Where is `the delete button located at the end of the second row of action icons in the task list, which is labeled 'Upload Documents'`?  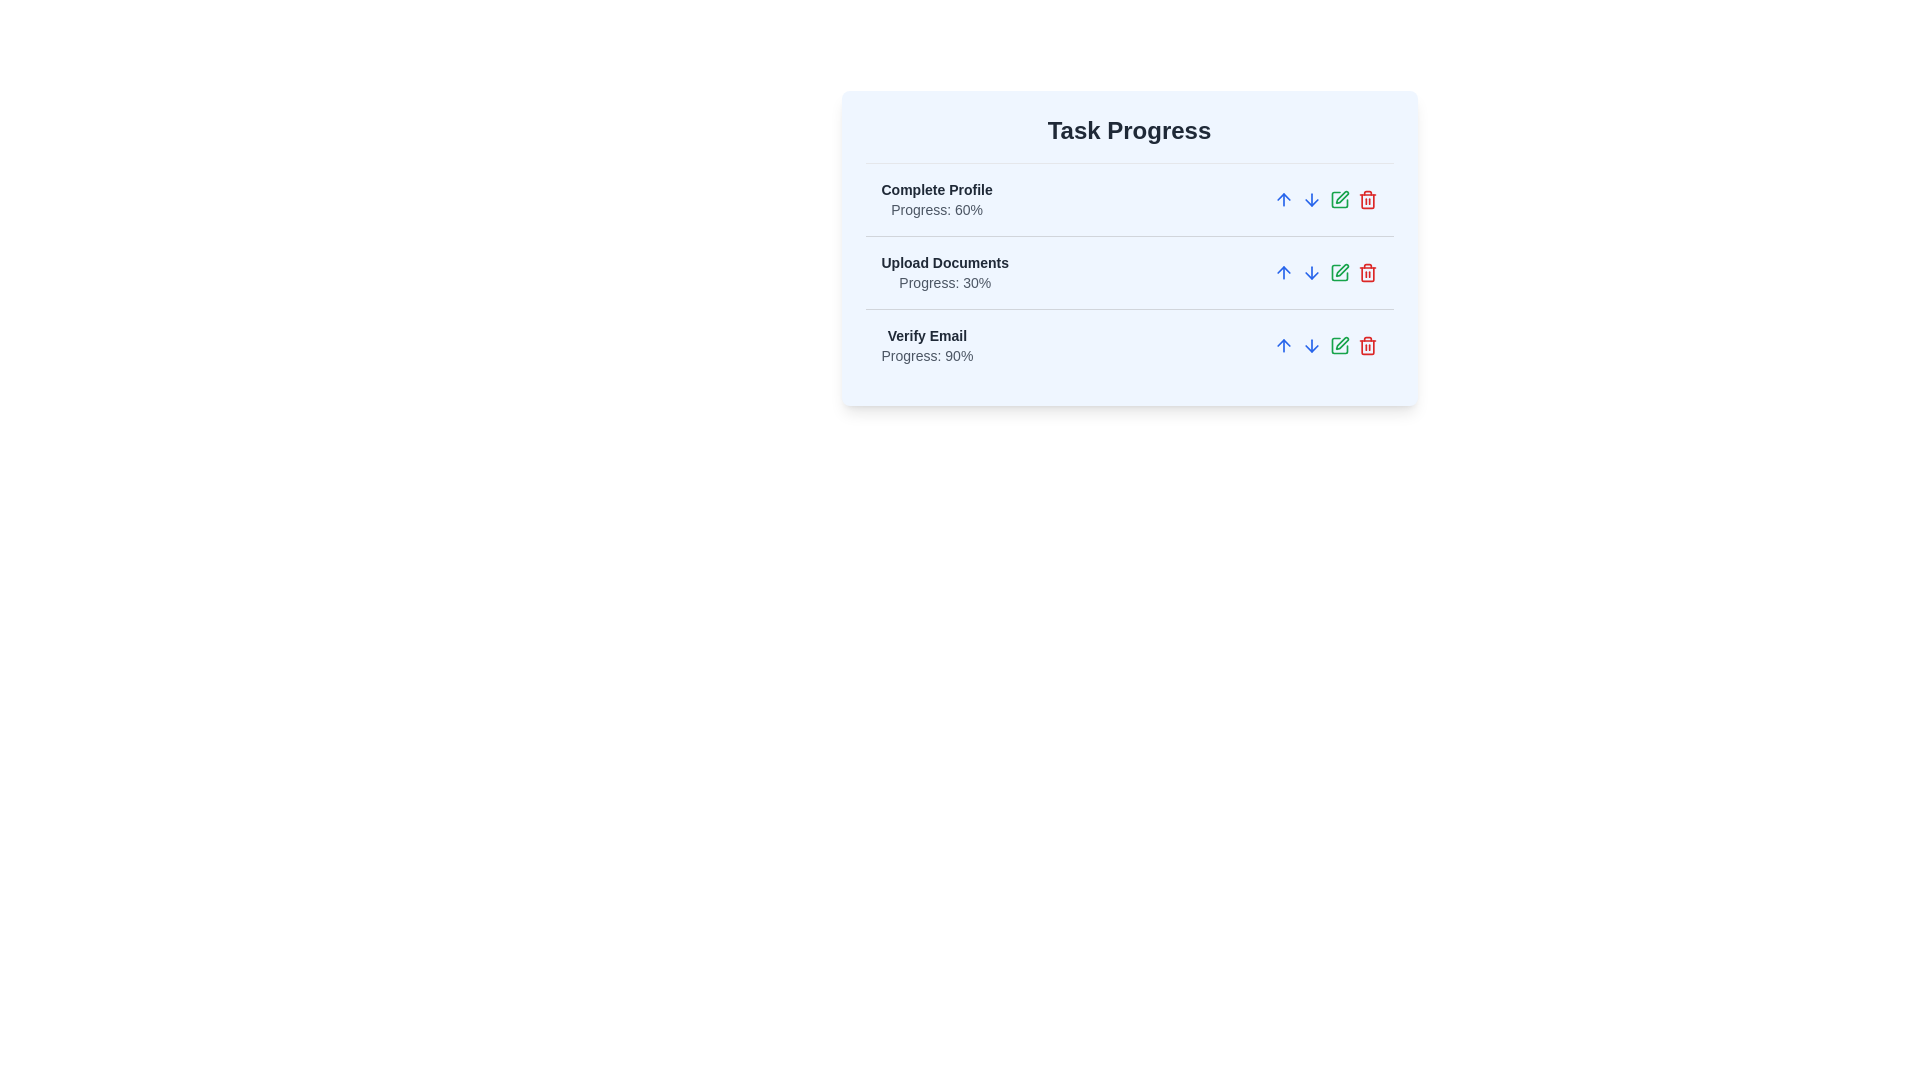 the delete button located at the end of the second row of action icons in the task list, which is labeled 'Upload Documents' is located at coordinates (1366, 273).